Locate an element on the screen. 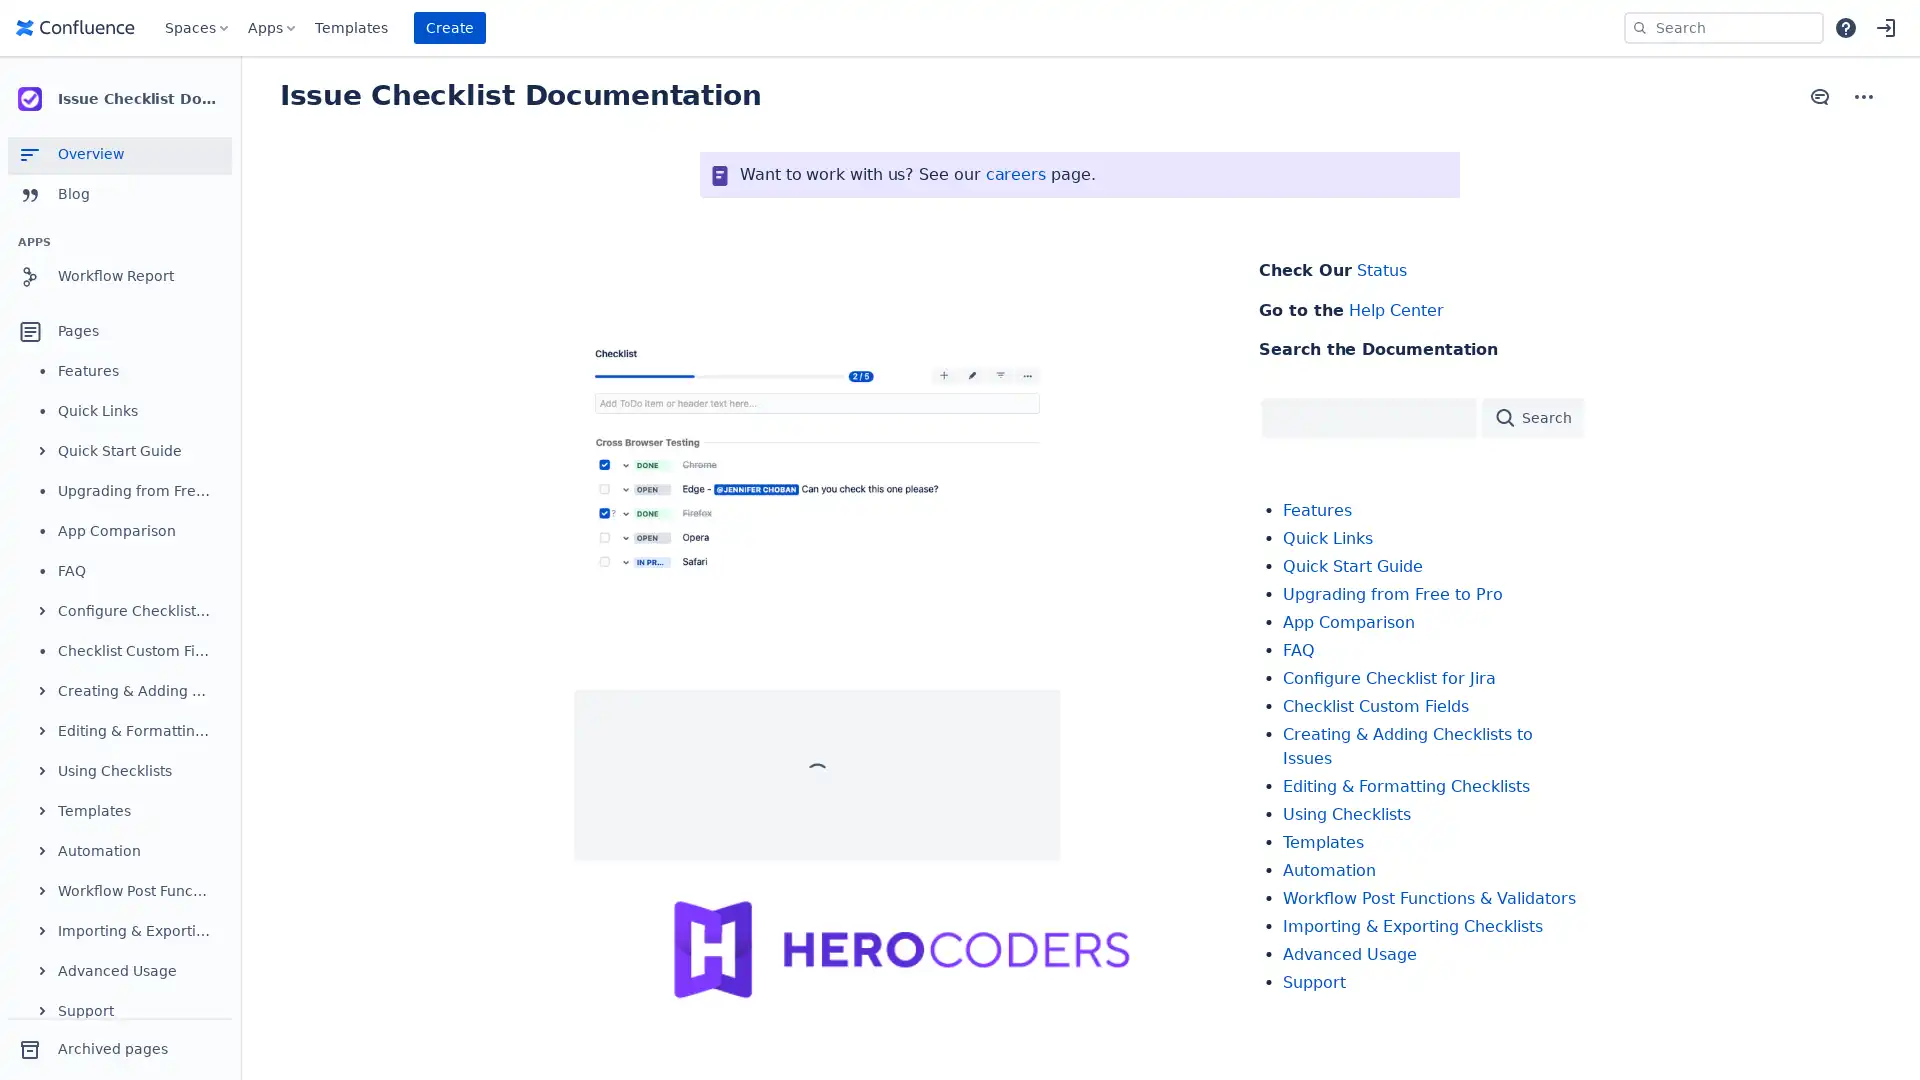  Collapse sidebar is located at coordinates (240, 100).